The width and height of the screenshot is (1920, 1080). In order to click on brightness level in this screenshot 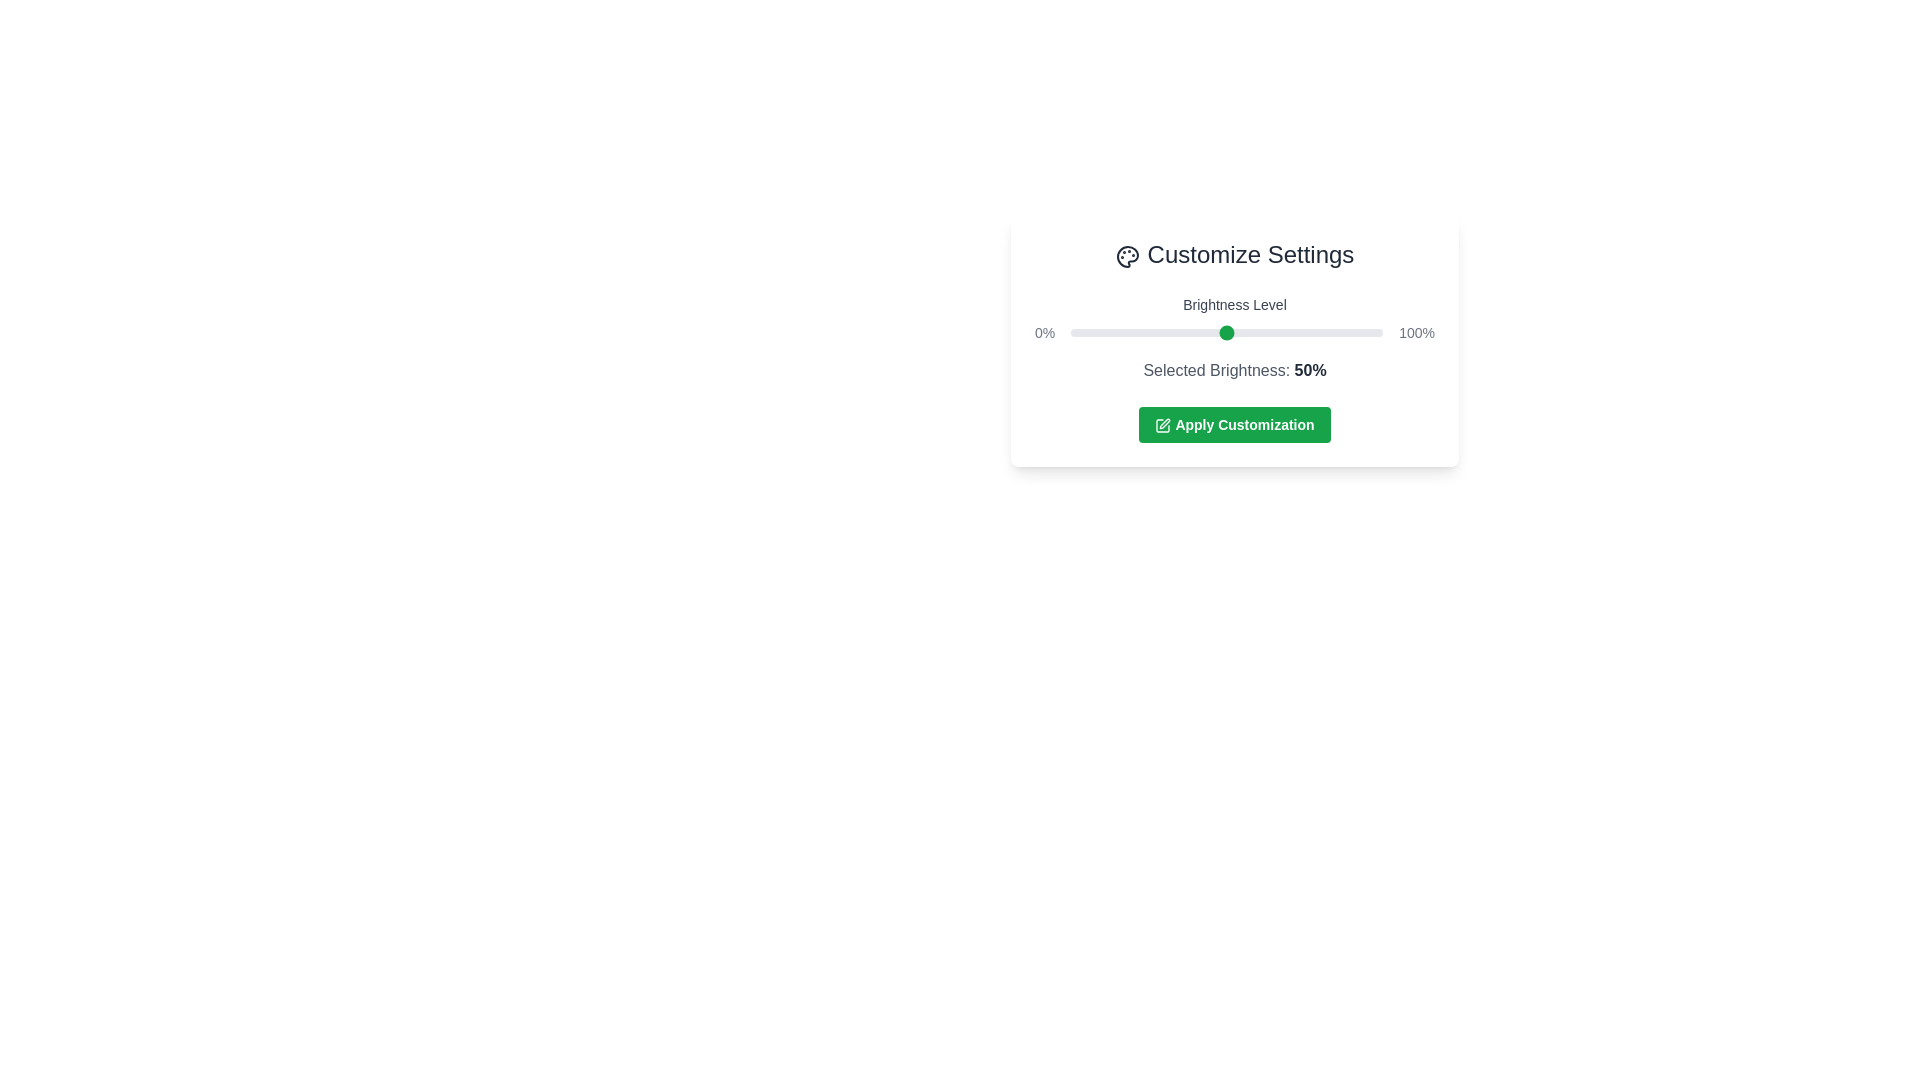, I will do `click(1342, 331)`.